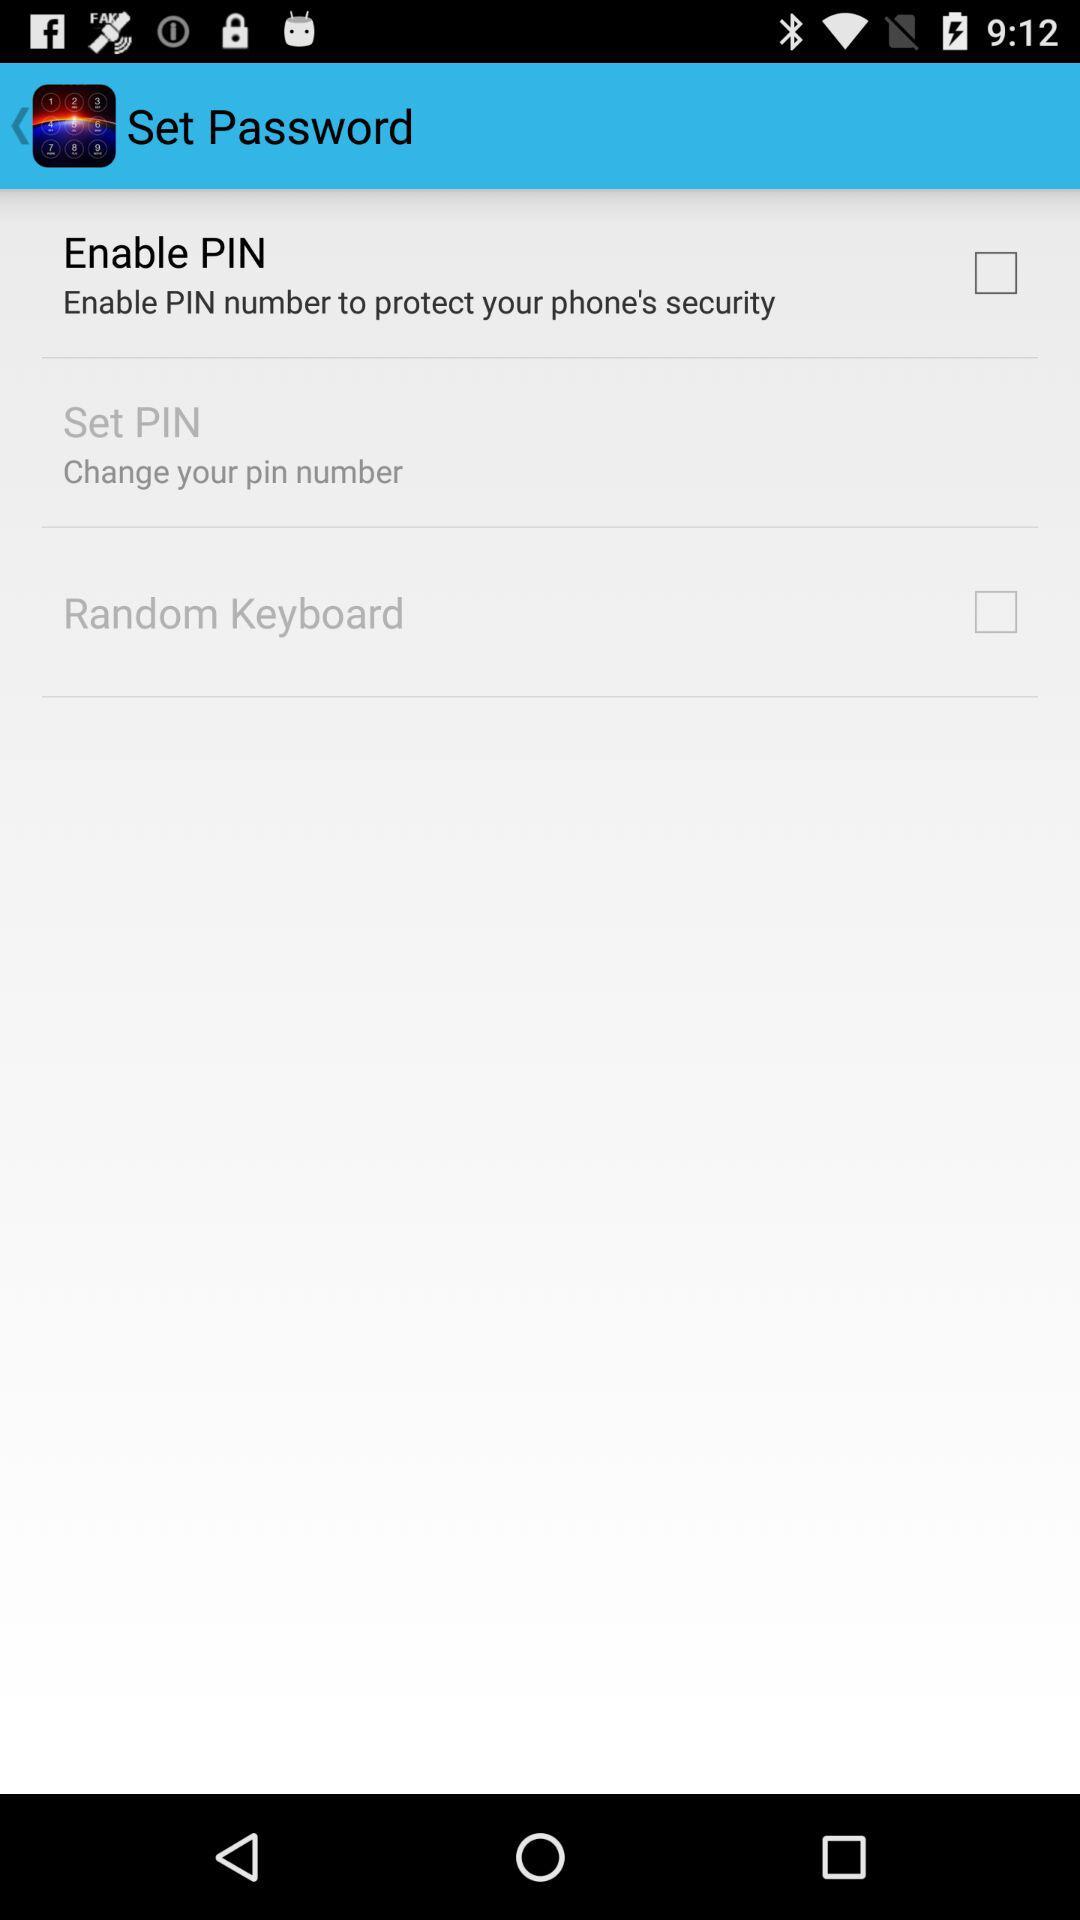  What do you see at coordinates (233, 611) in the screenshot?
I see `the app below change your pin icon` at bounding box center [233, 611].